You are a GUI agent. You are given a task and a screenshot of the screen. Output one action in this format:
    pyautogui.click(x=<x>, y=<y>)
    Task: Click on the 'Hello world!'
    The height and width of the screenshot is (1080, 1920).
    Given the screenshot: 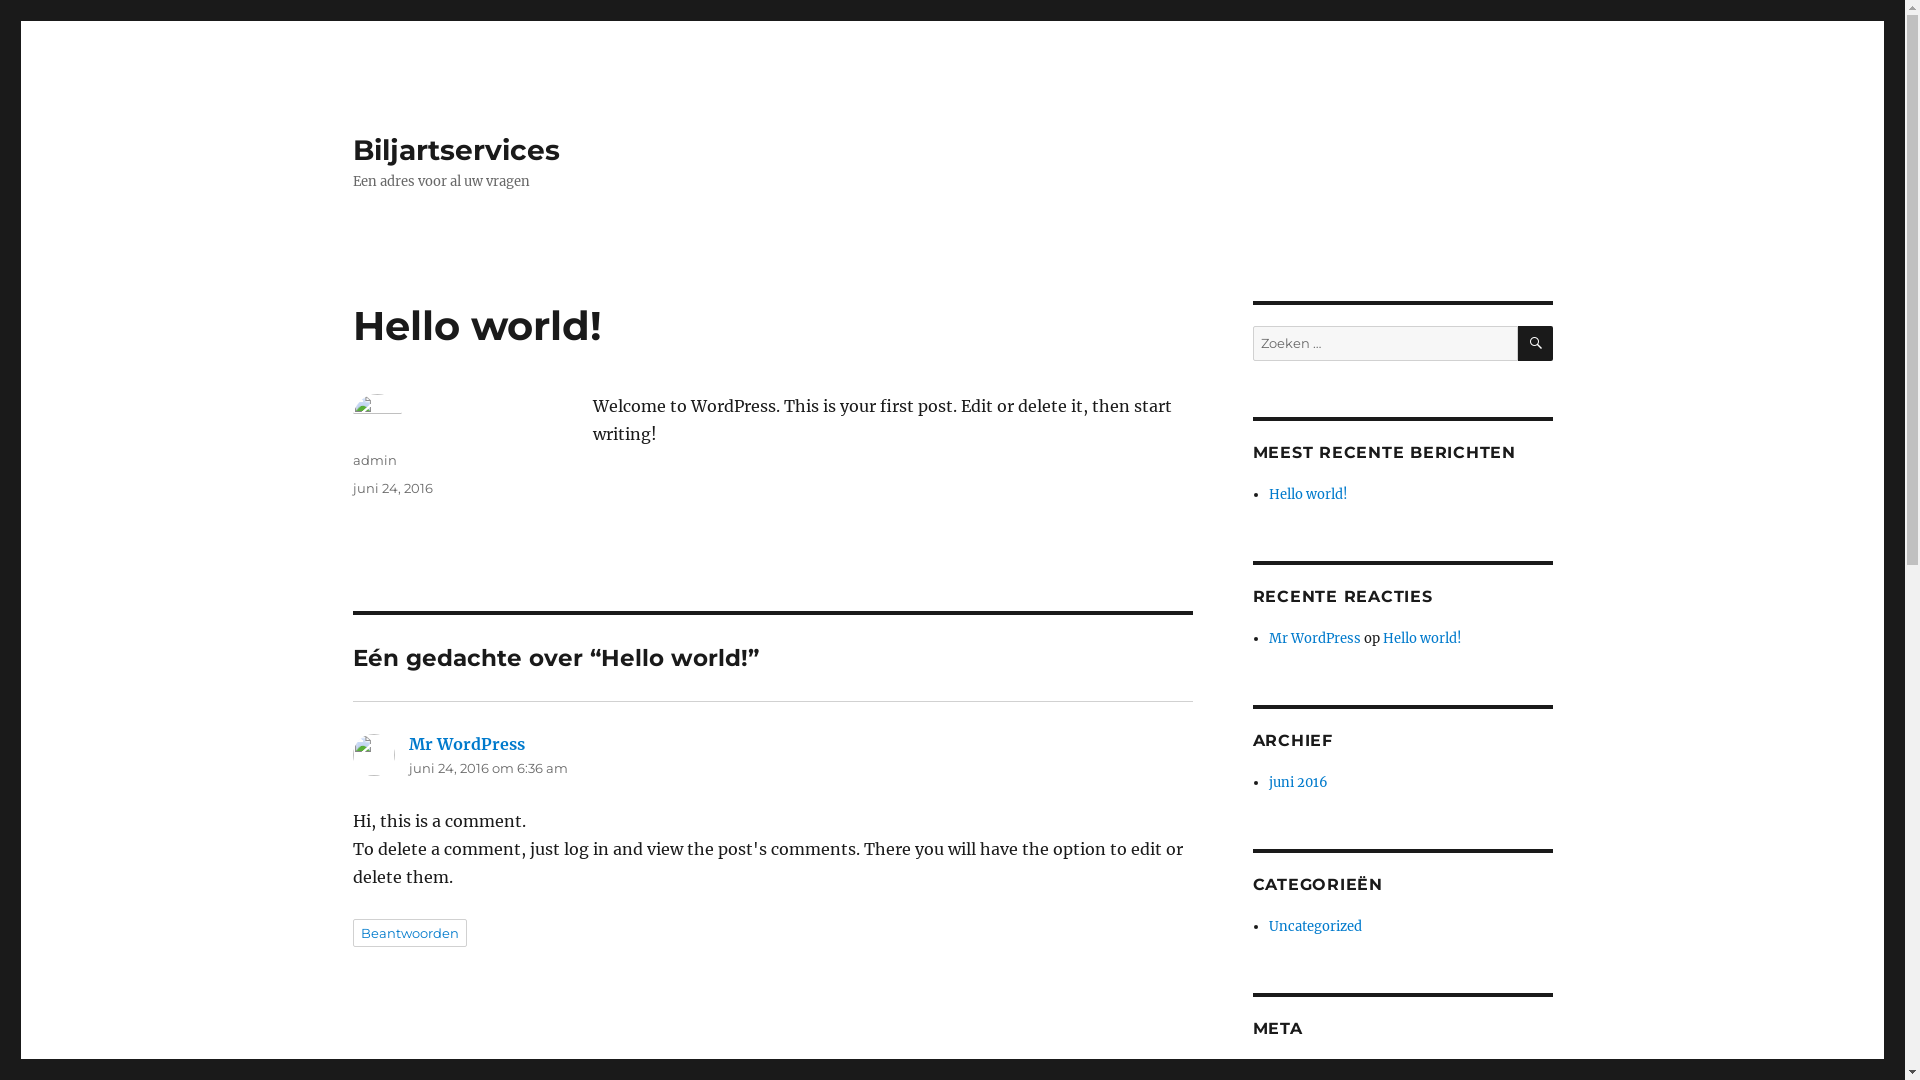 What is the action you would take?
    pyautogui.click(x=1308, y=494)
    